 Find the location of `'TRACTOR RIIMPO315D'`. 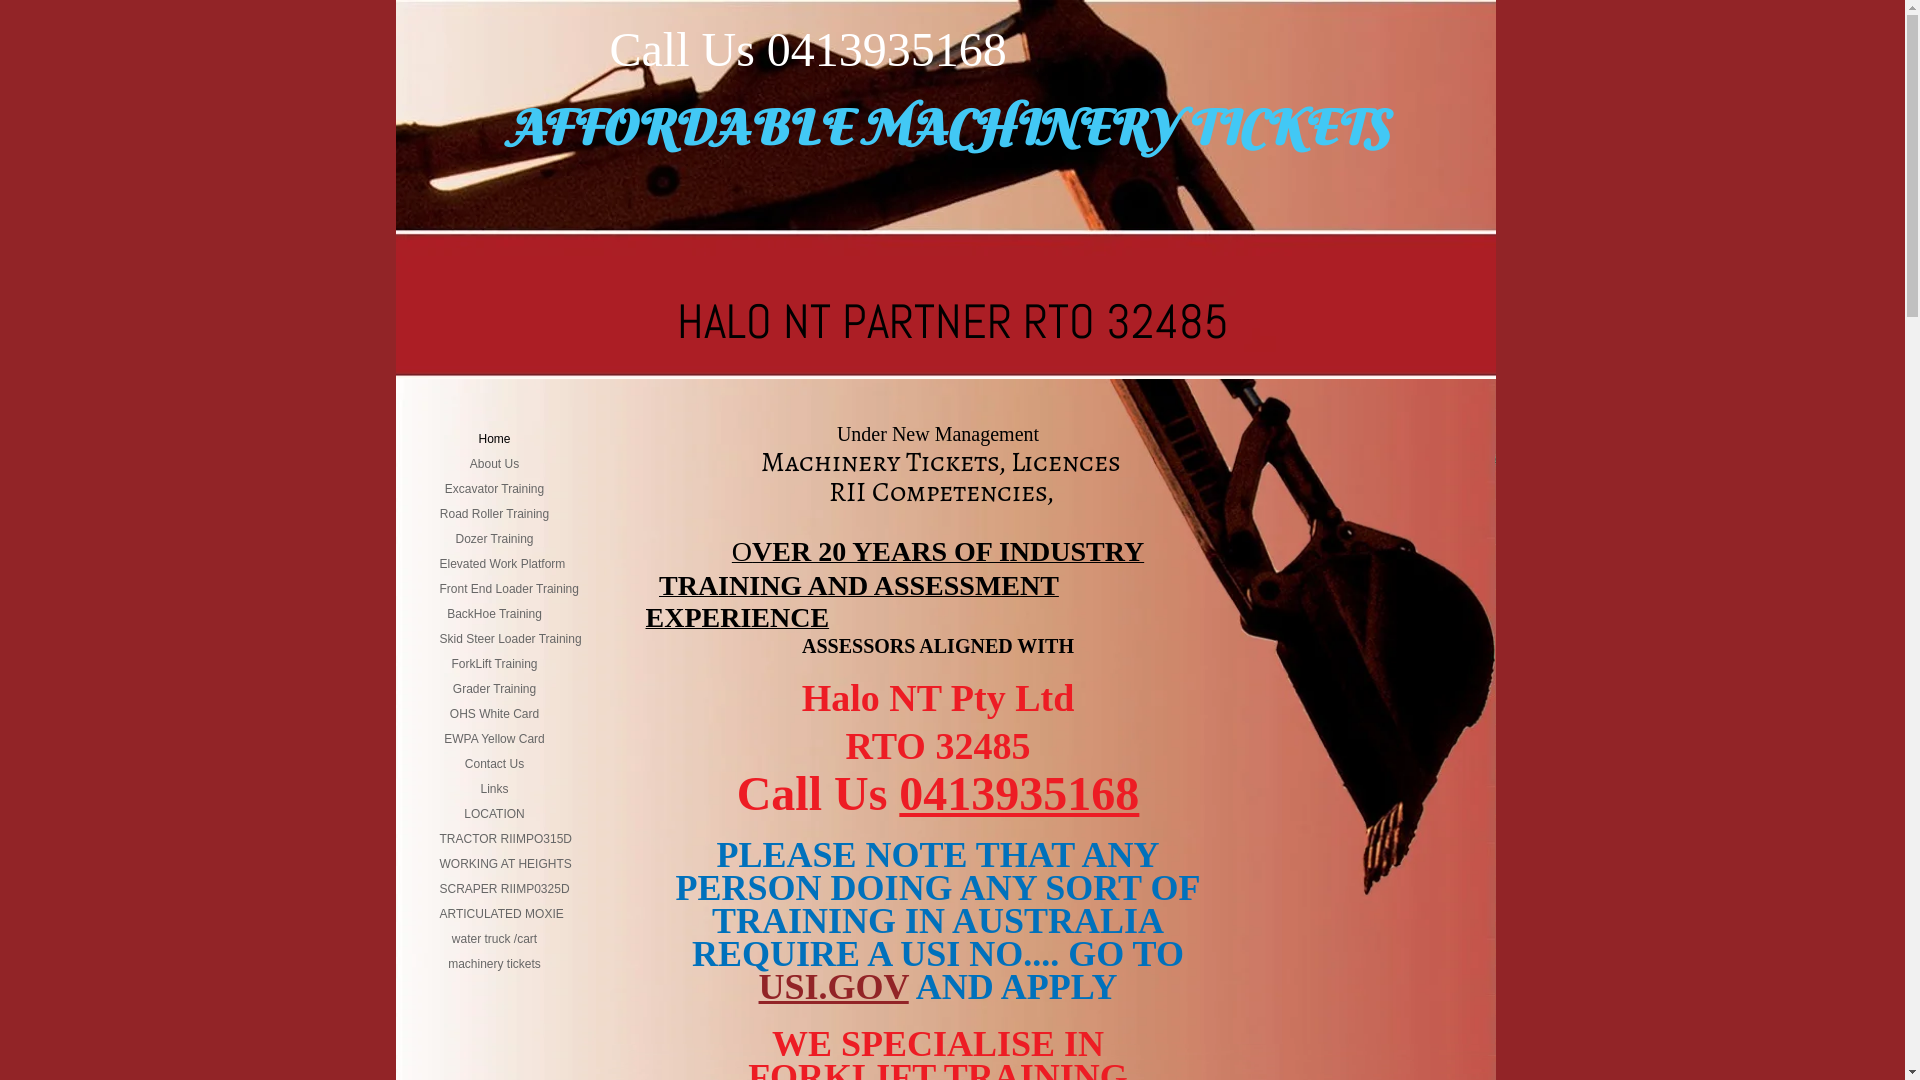

'TRACTOR RIIMPO315D' is located at coordinates (505, 839).